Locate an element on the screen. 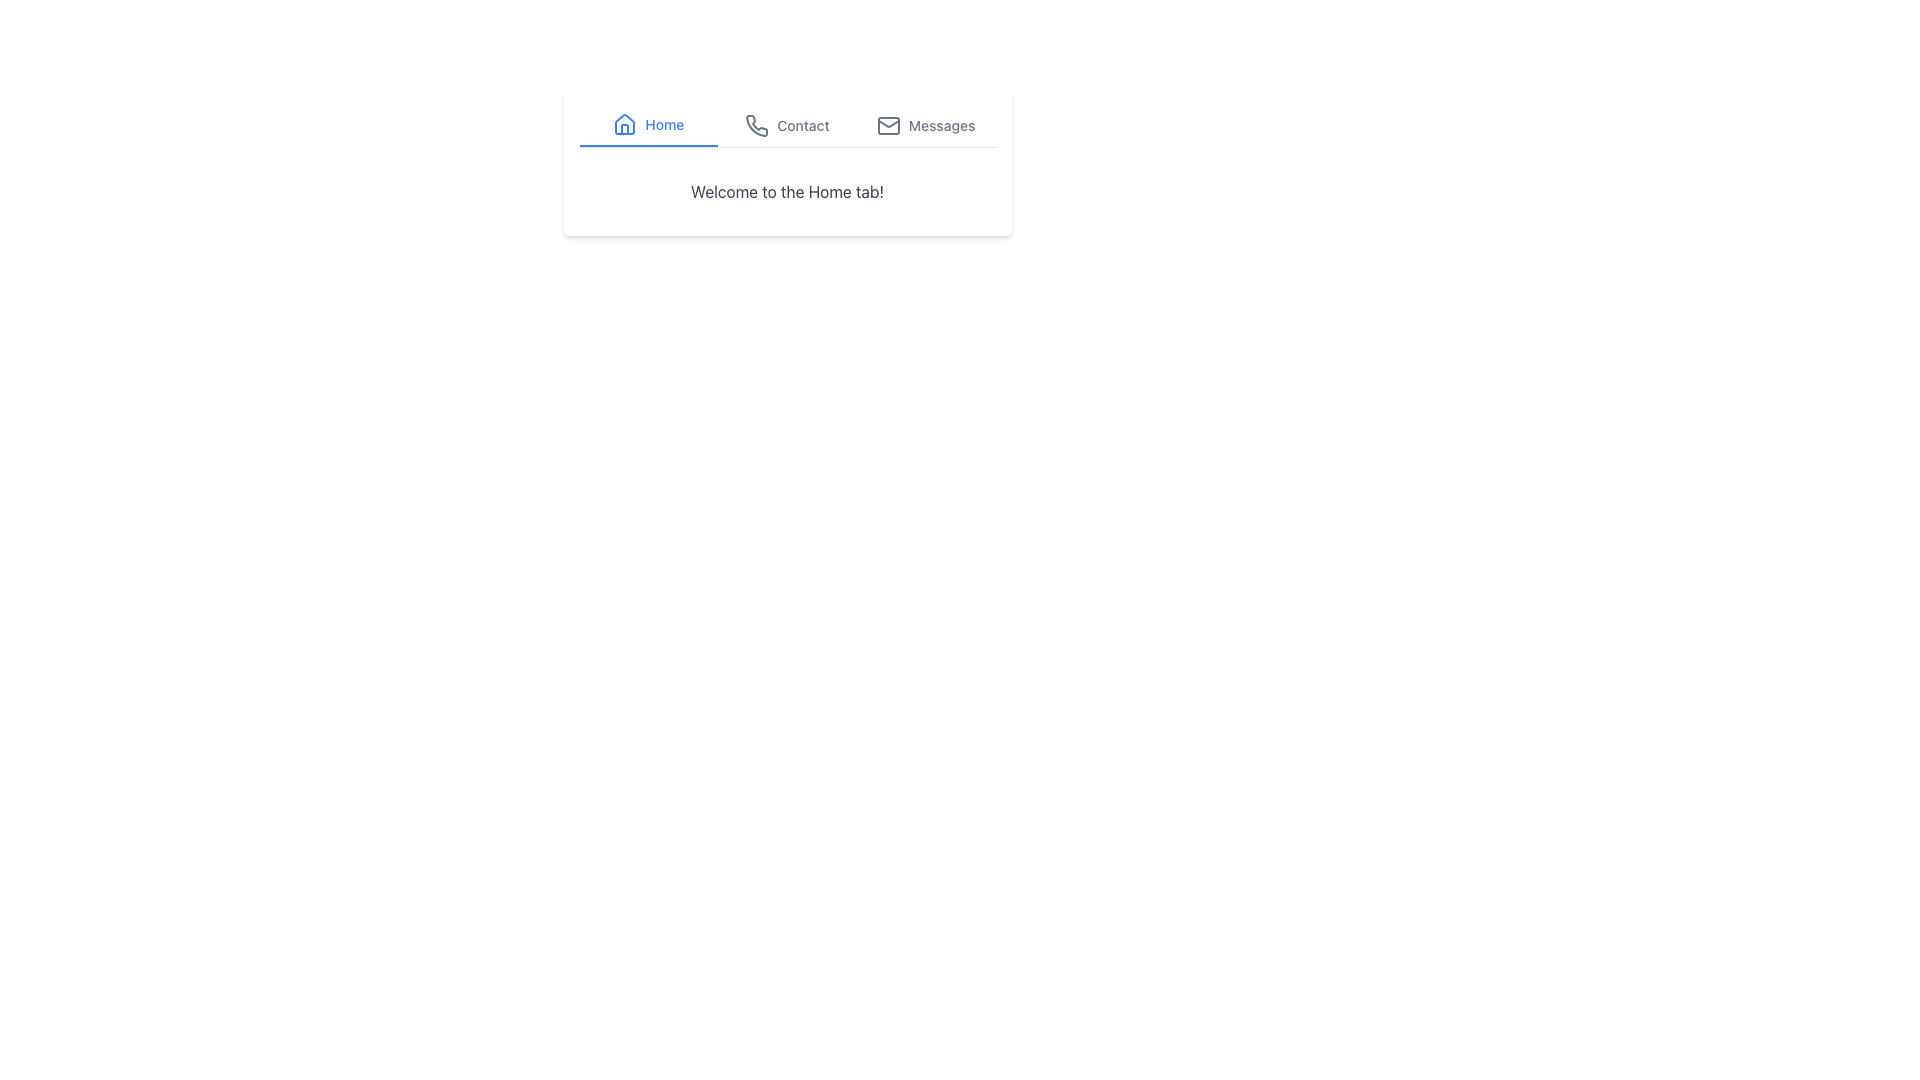 This screenshot has width=1920, height=1080. the 'Messages' navigation tab button located on the rightmost side of the horizontal navigation bar is located at coordinates (925, 126).